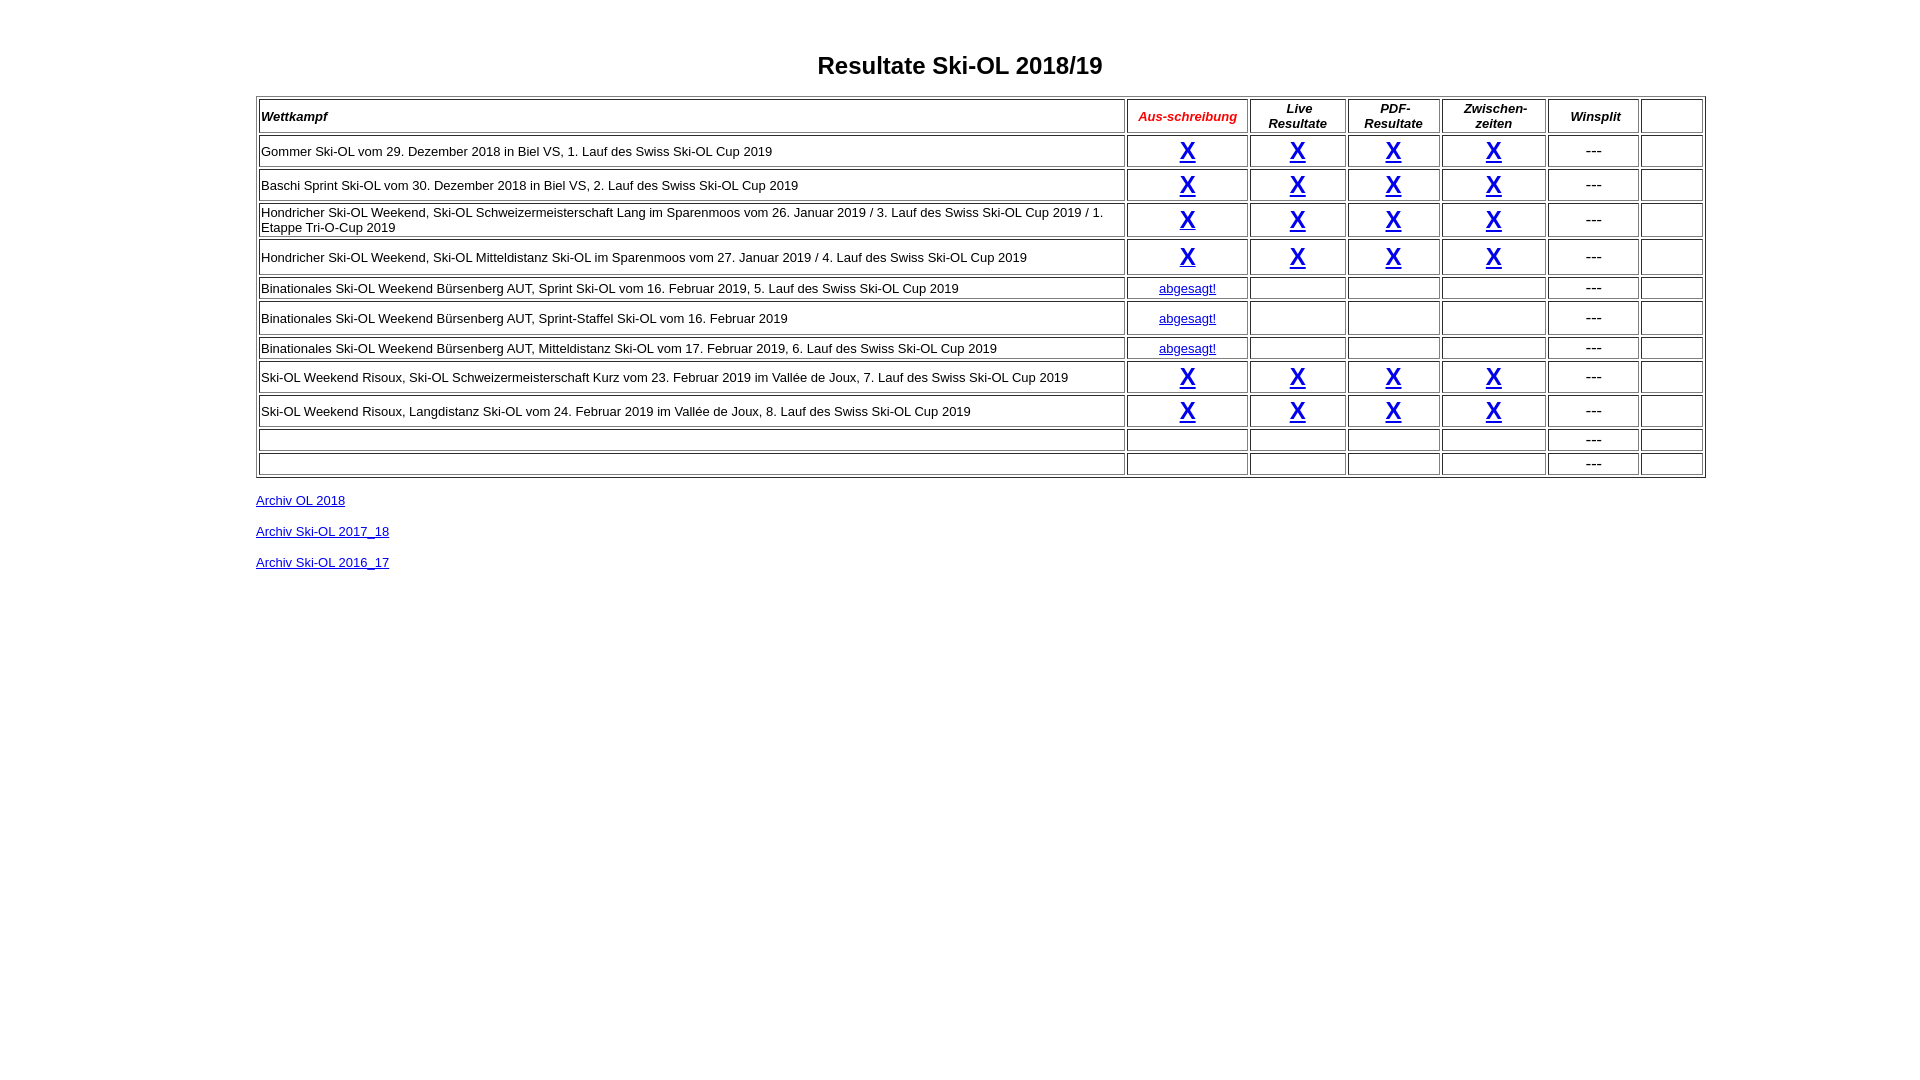 The height and width of the screenshot is (1080, 1920). I want to click on 'X', so click(1188, 149).